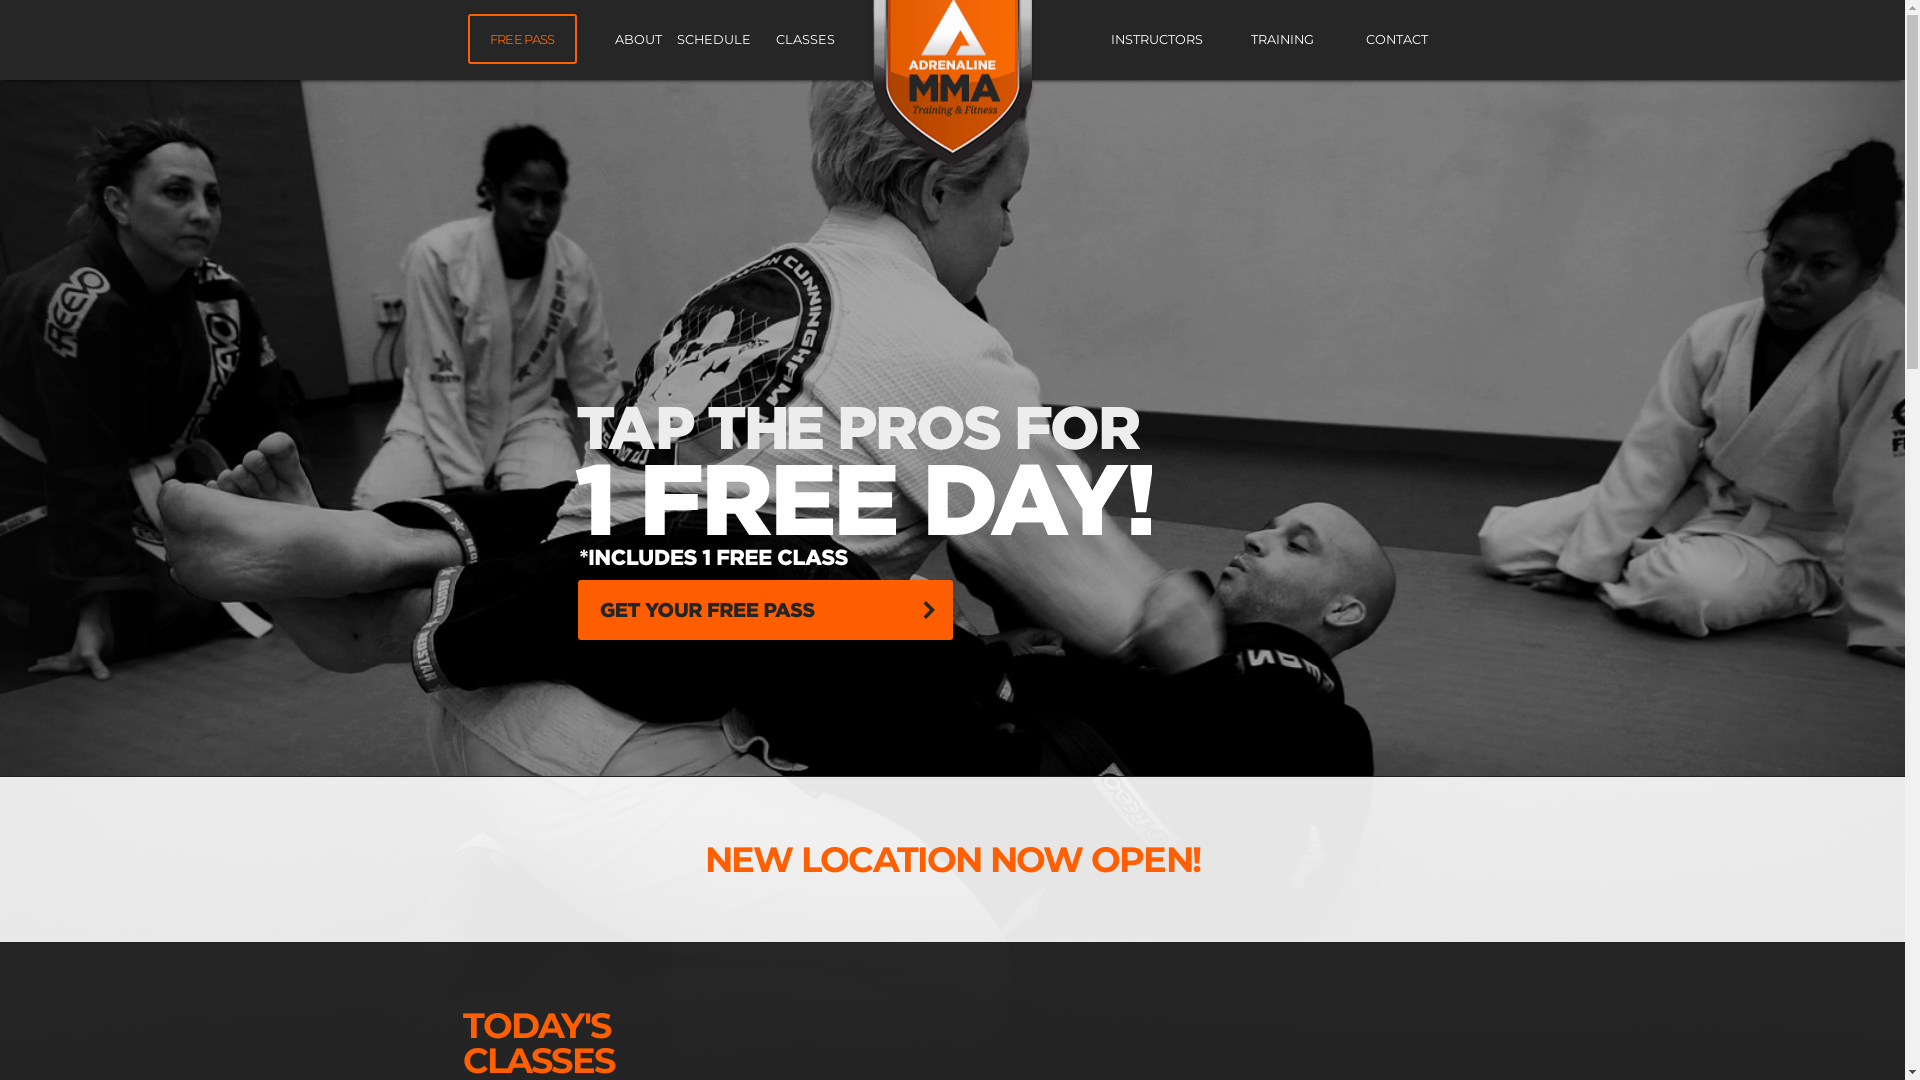 The height and width of the screenshot is (1080, 1920). What do you see at coordinates (522, 38) in the screenshot?
I see `'FREE PASS'` at bounding box center [522, 38].